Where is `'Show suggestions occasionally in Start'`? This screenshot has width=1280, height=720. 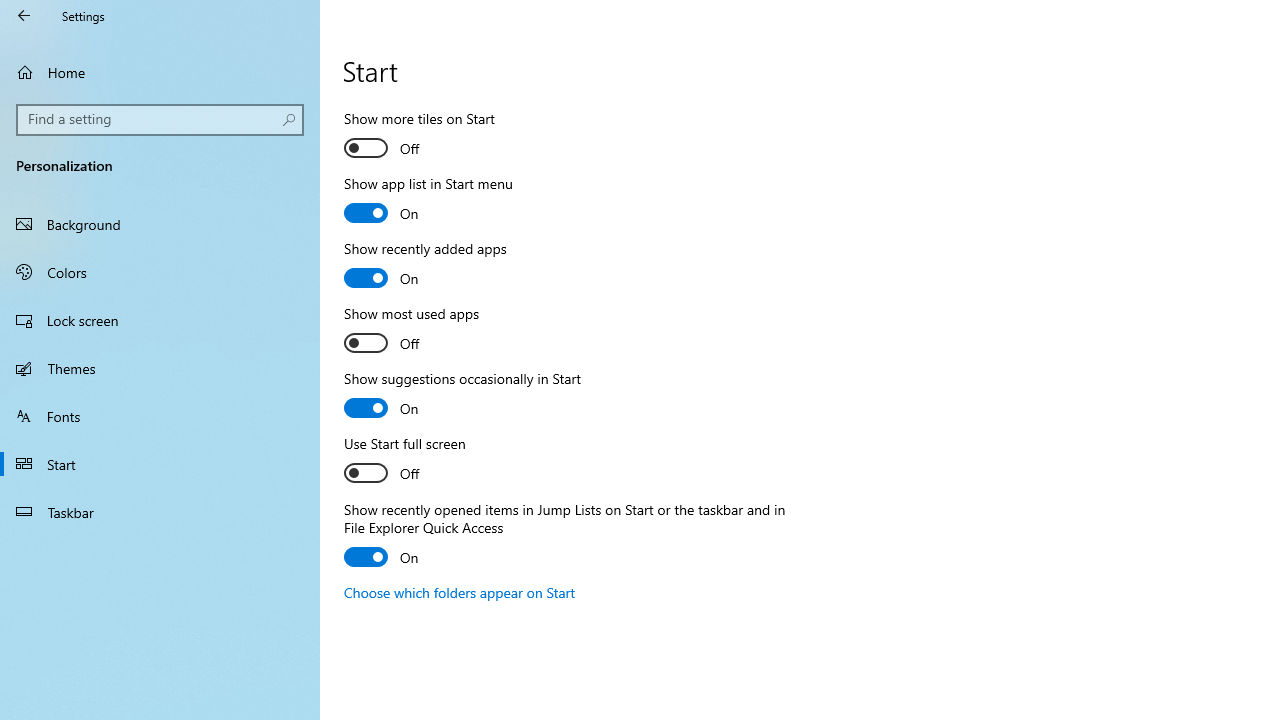 'Show suggestions occasionally in Start' is located at coordinates (462, 396).